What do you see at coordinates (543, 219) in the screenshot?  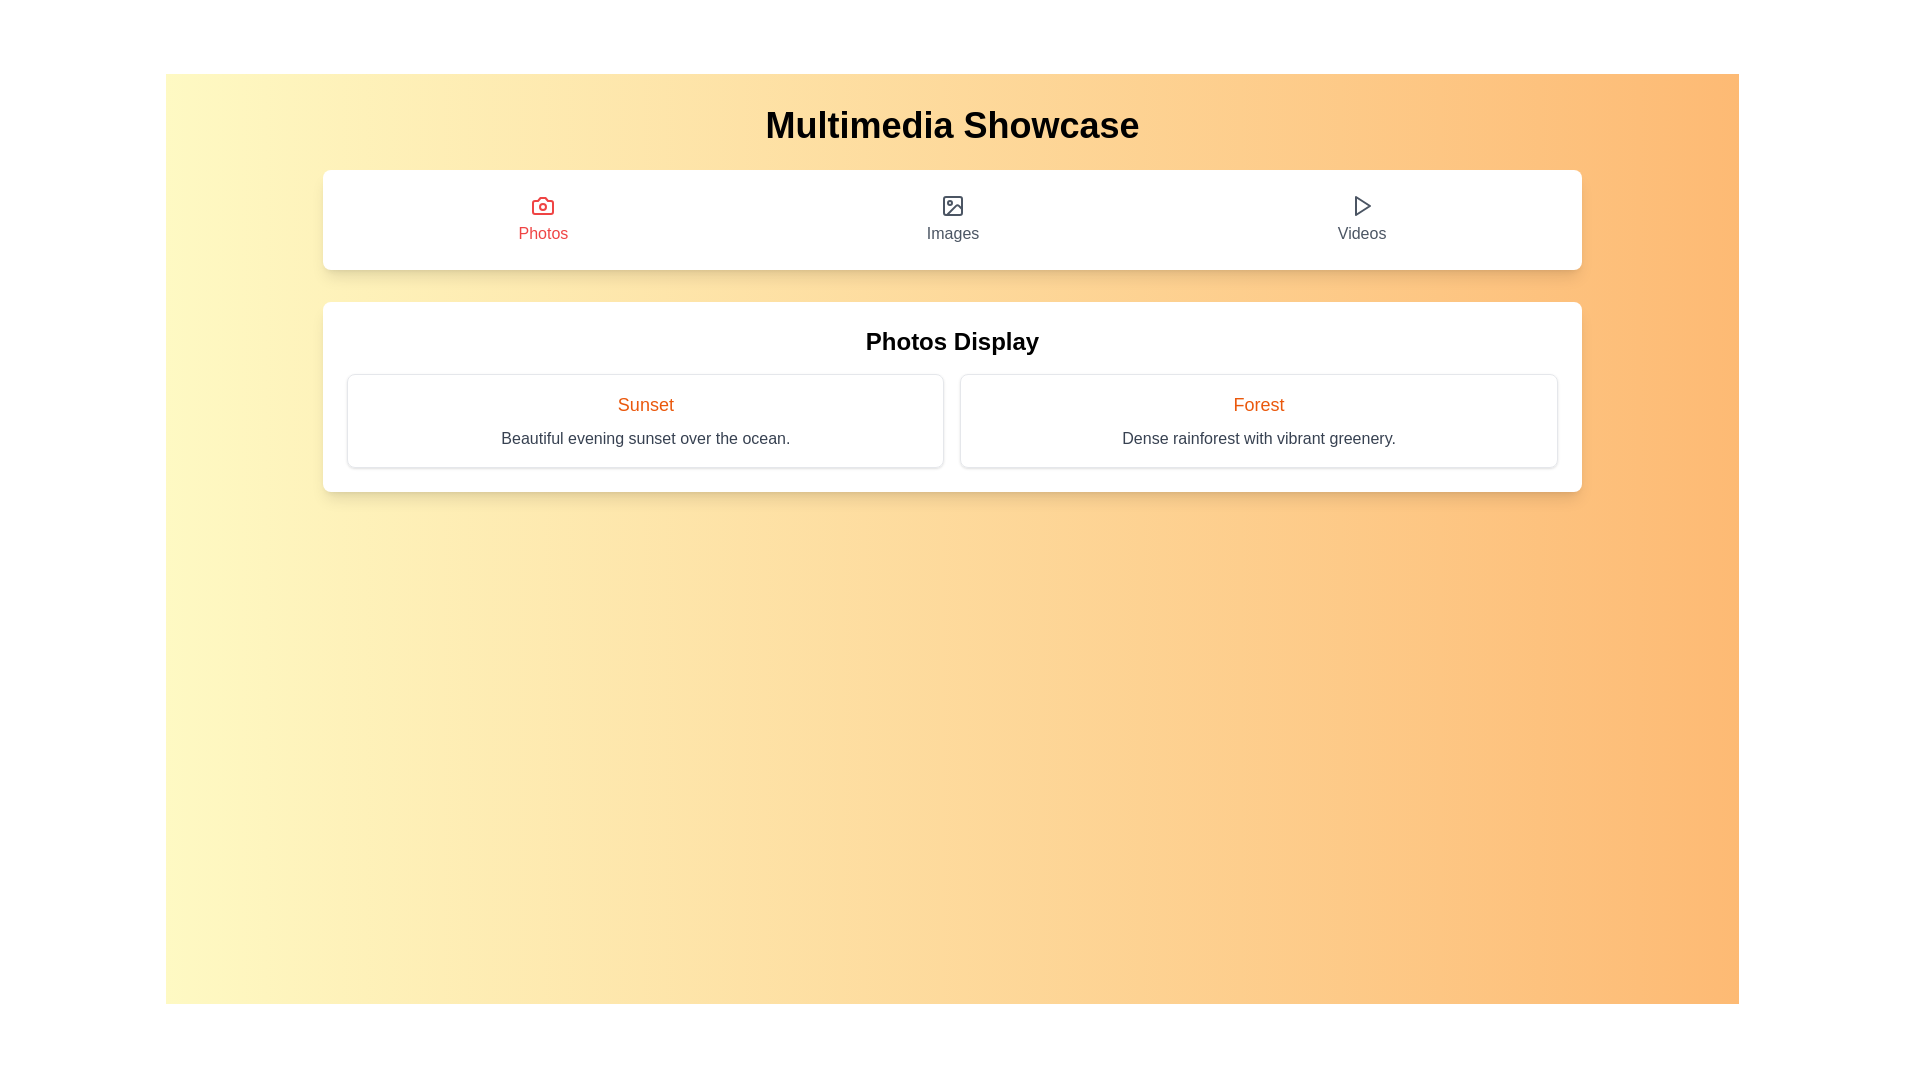 I see `the 'Photos' button, which features a red camera icon and a red text label` at bounding box center [543, 219].